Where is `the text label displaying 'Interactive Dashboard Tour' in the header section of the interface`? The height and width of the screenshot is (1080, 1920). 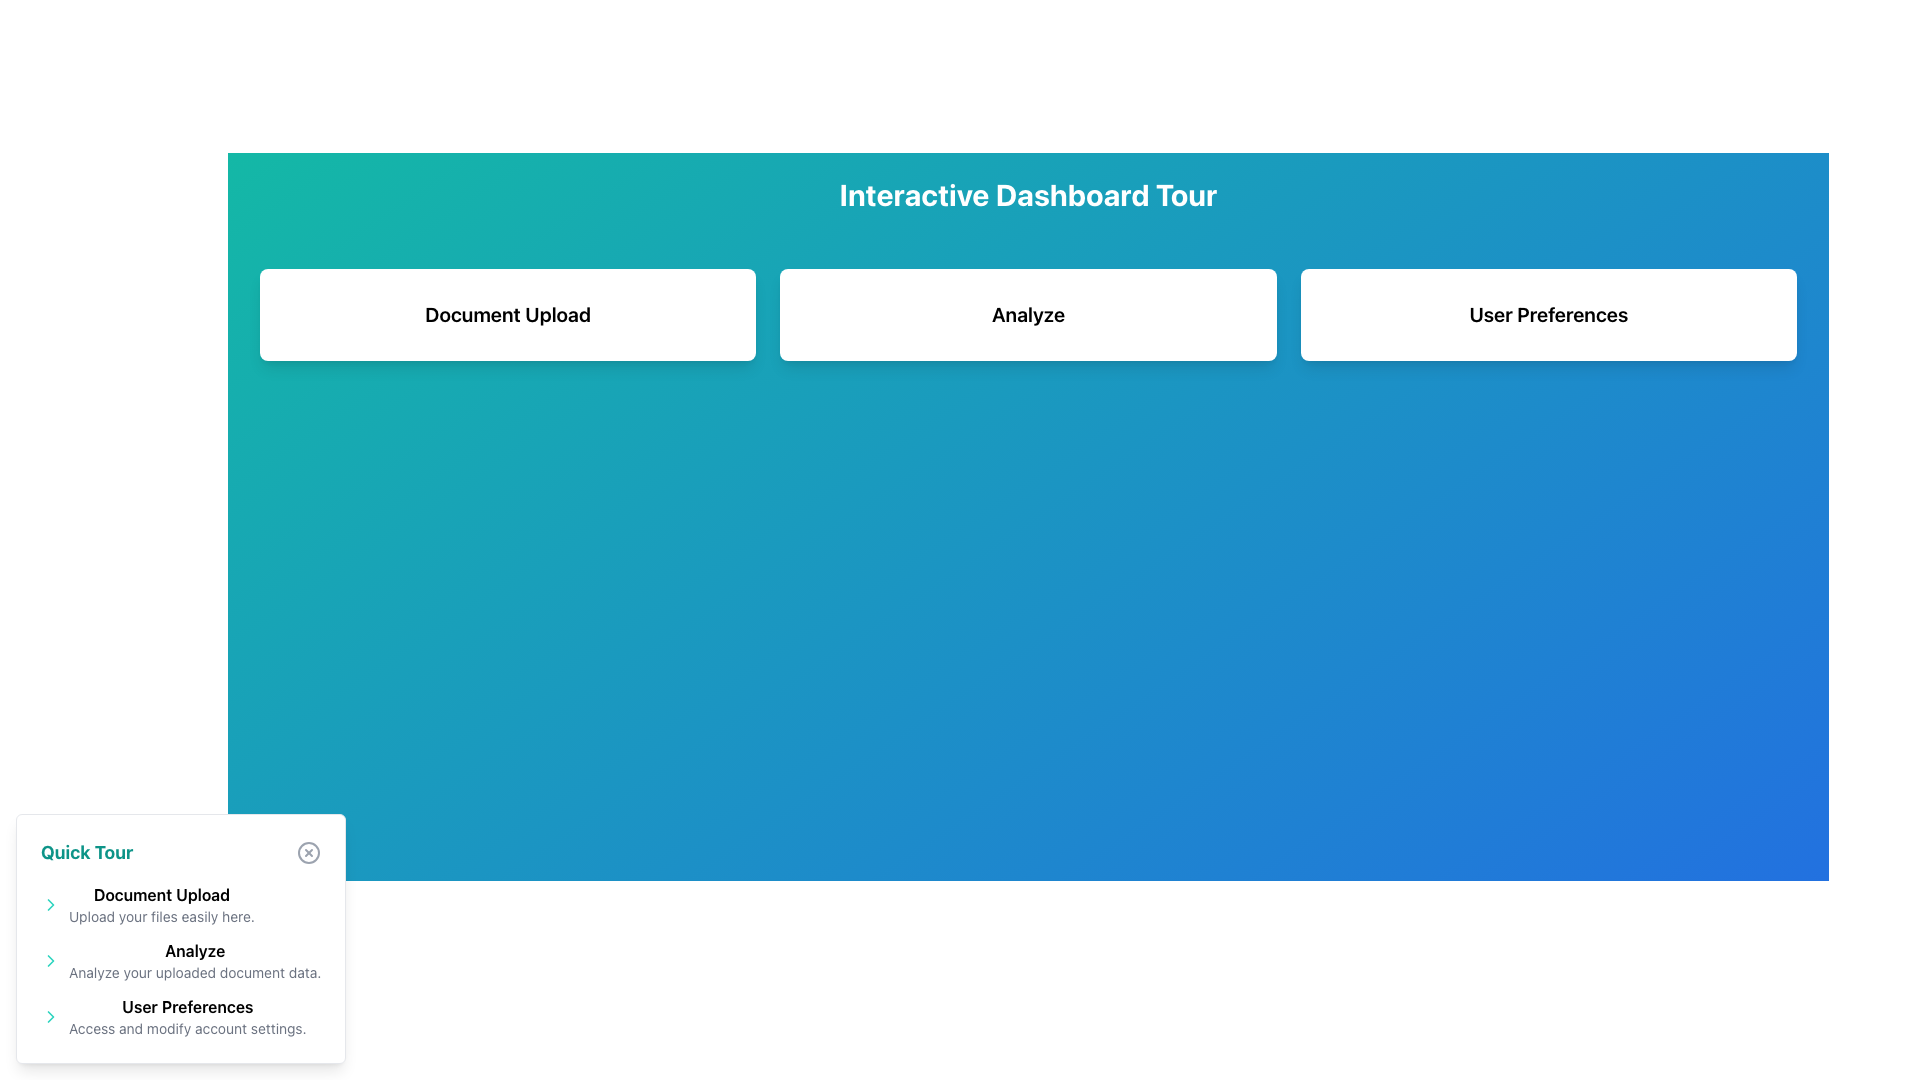 the text label displaying 'Interactive Dashboard Tour' in the header section of the interface is located at coordinates (1028, 195).